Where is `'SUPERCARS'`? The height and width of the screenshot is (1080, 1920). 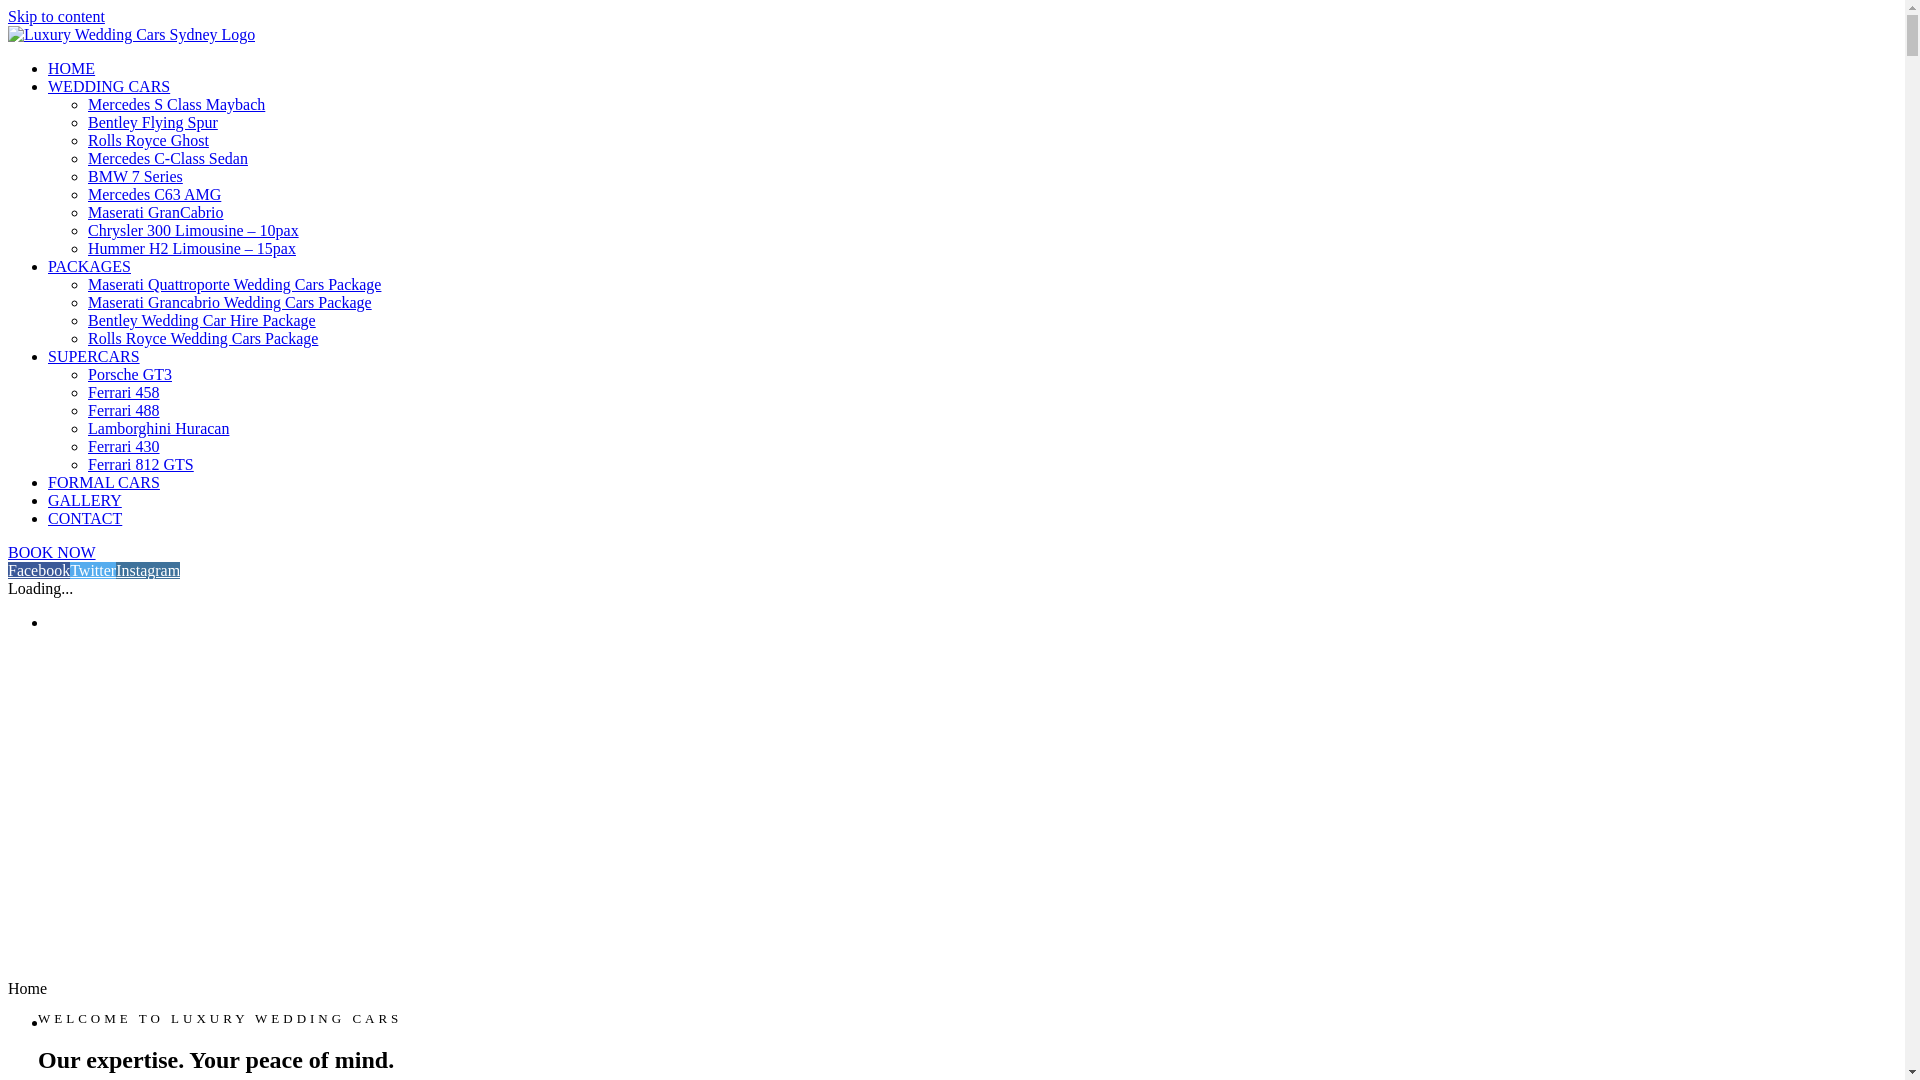
'SUPERCARS' is located at coordinates (93, 355).